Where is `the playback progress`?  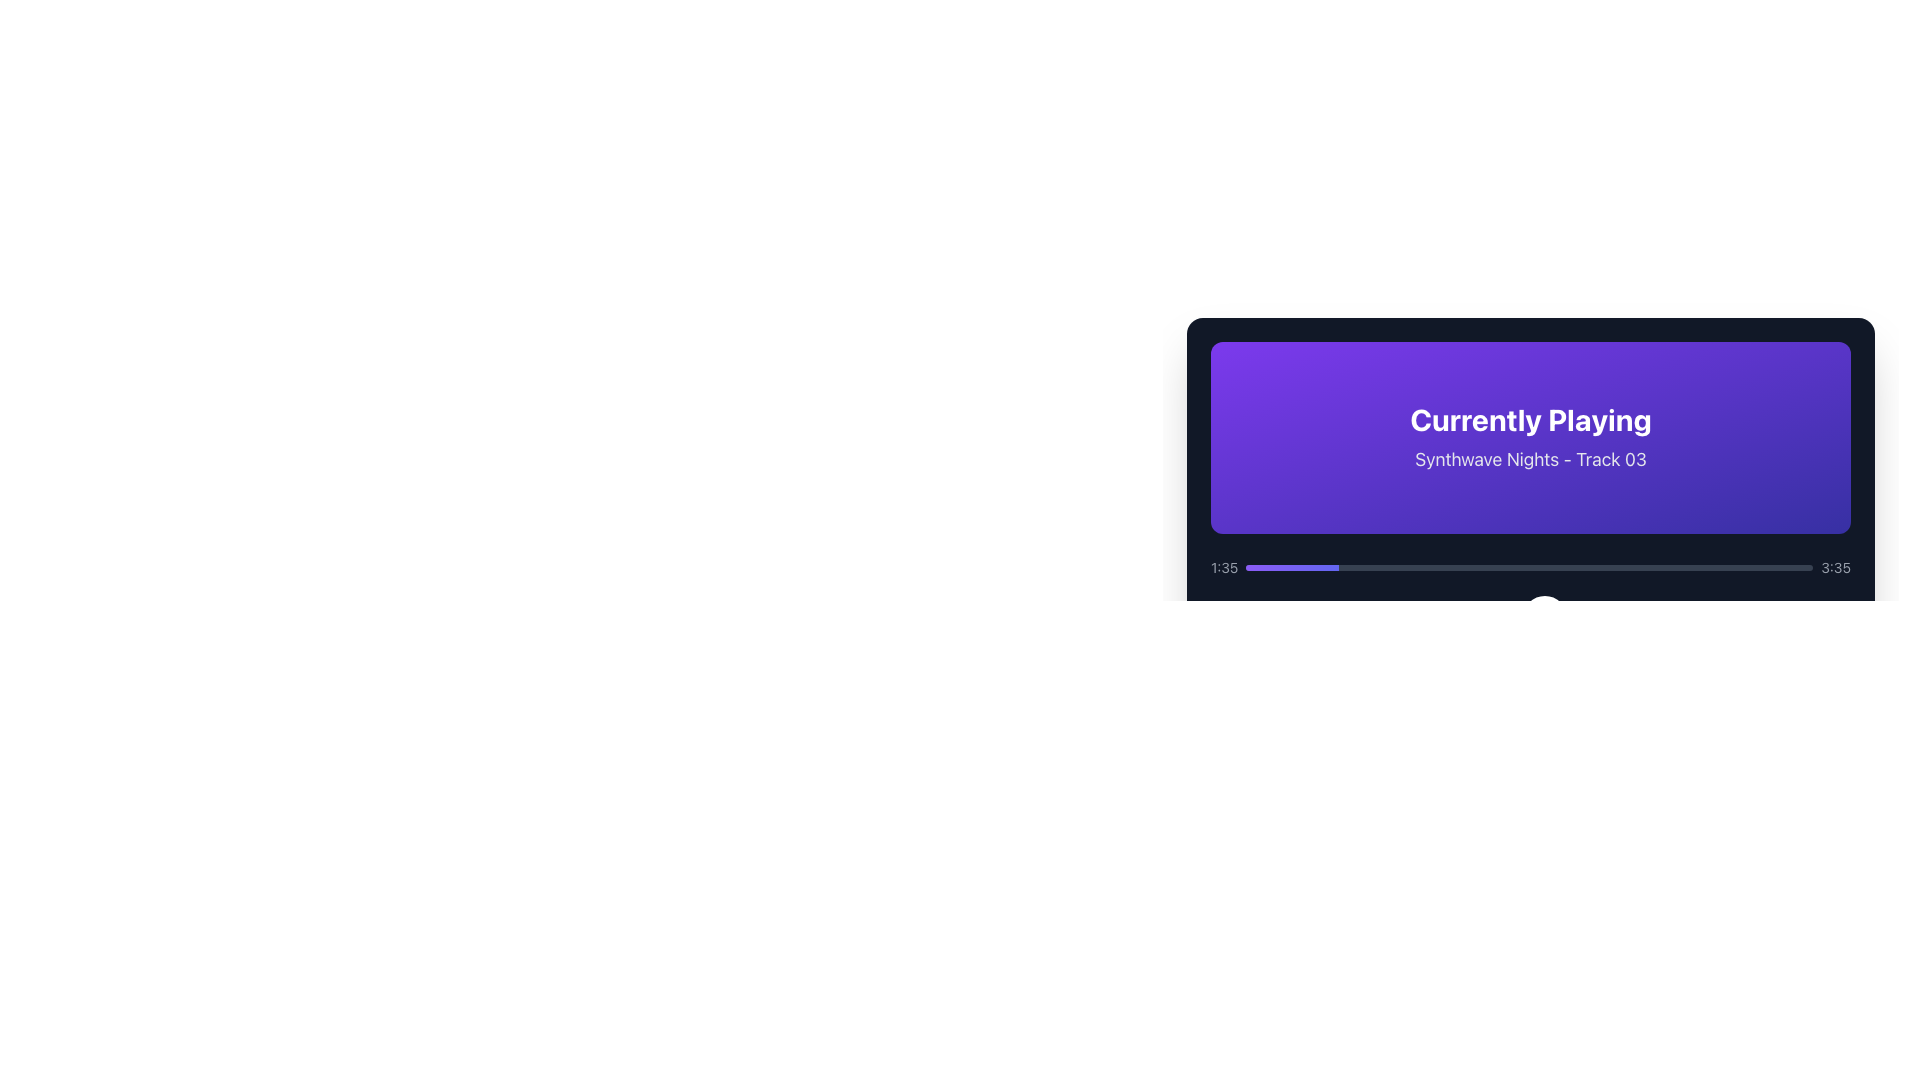
the playback progress is located at coordinates (1449, 567).